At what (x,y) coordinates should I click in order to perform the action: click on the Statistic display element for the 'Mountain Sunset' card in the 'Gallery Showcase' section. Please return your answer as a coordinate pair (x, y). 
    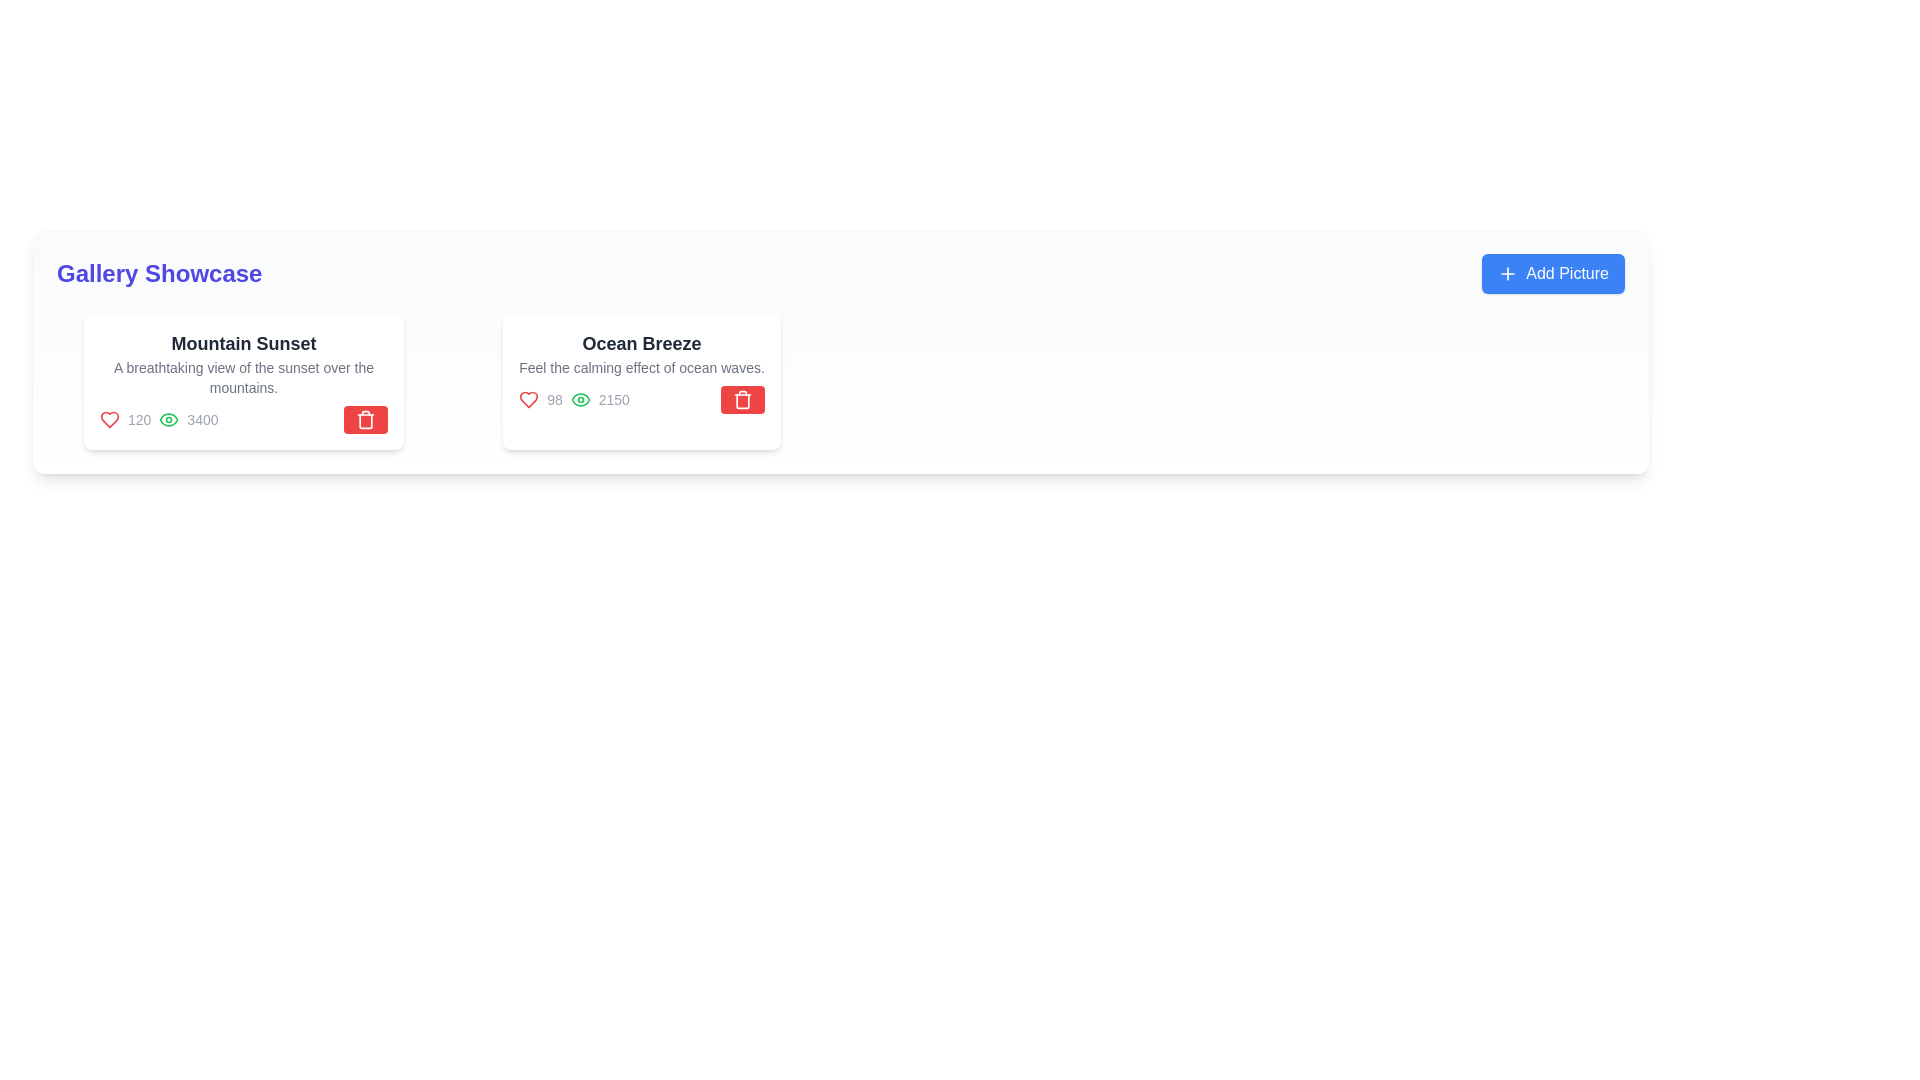
    Looking at the image, I should click on (158, 419).